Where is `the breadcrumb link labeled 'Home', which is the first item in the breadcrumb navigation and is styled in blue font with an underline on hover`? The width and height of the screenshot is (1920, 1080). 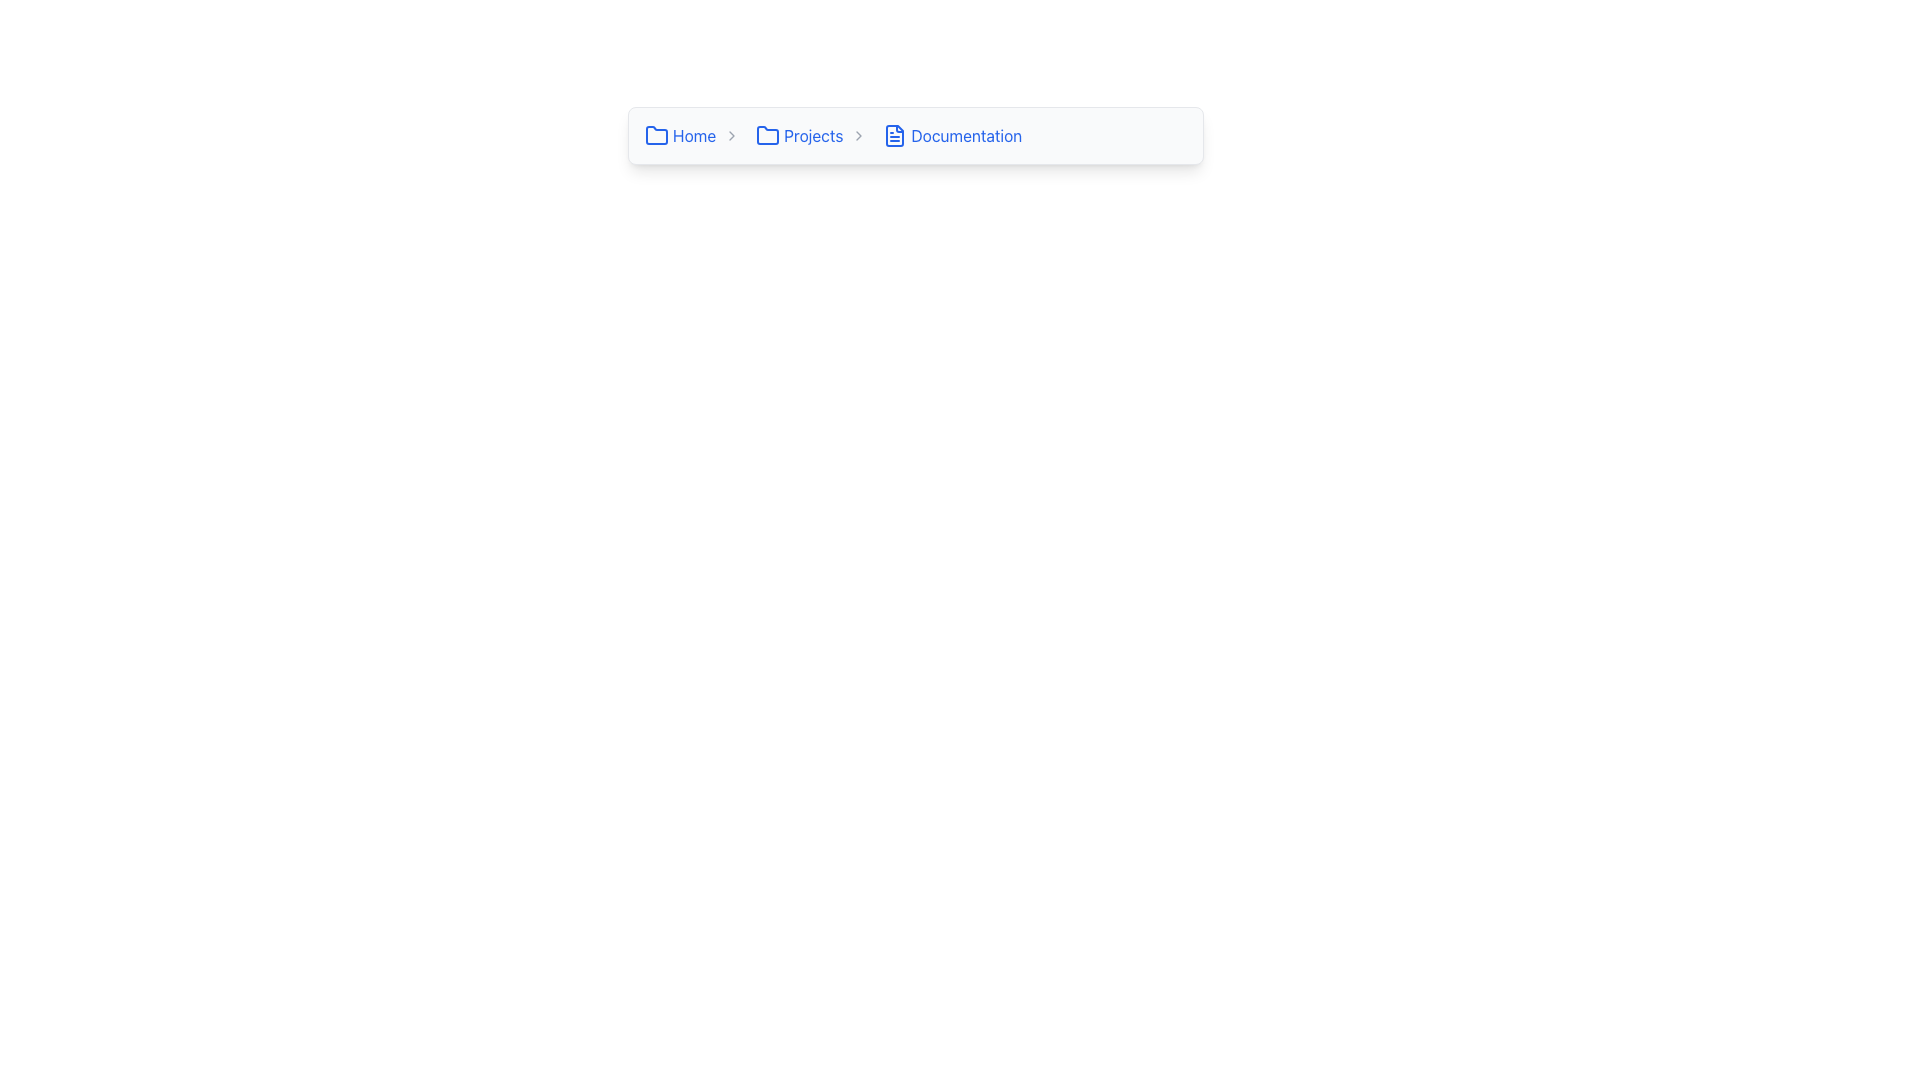 the breadcrumb link labeled 'Home', which is the first item in the breadcrumb navigation and is styled in blue font with an underline on hover is located at coordinates (696, 135).